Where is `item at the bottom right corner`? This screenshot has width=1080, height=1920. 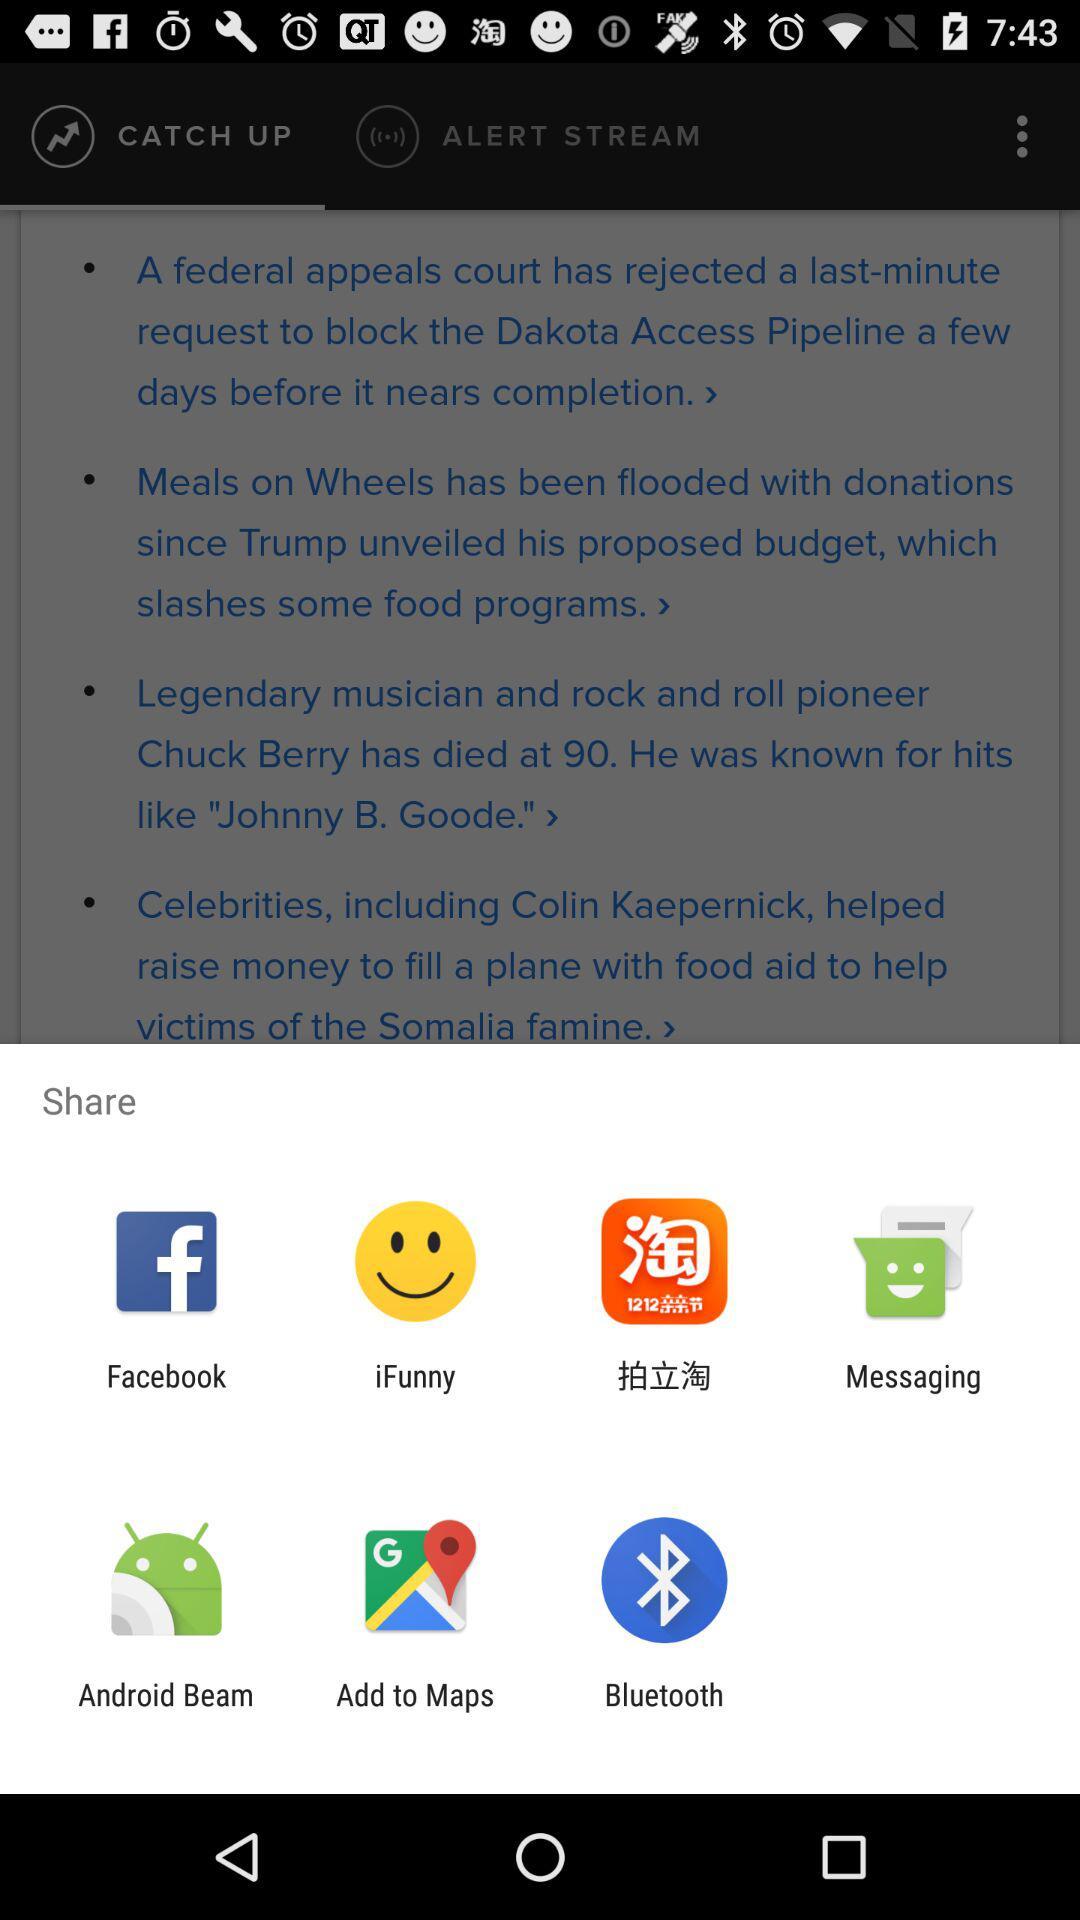 item at the bottom right corner is located at coordinates (913, 1392).